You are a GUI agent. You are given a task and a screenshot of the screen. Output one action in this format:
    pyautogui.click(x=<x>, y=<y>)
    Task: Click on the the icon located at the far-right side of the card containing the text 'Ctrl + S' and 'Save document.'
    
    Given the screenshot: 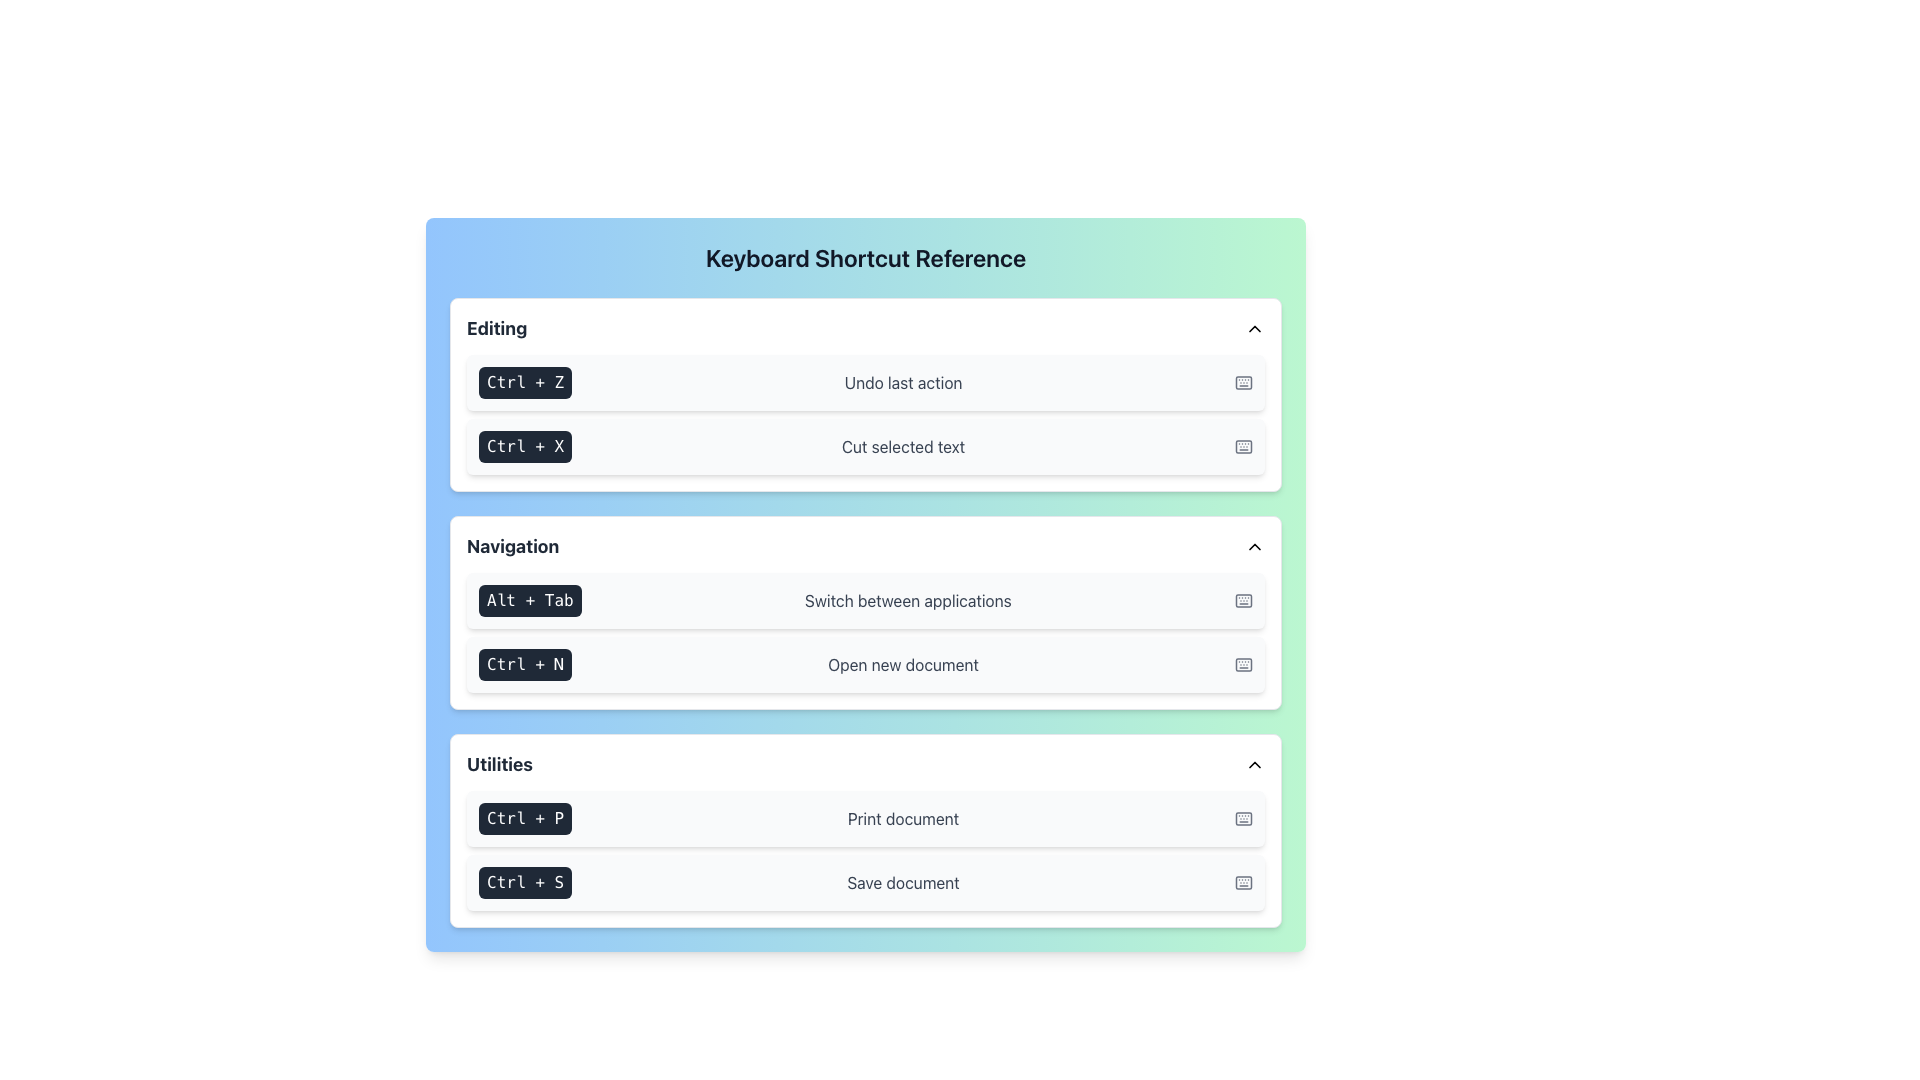 What is the action you would take?
    pyautogui.click(x=1242, y=882)
    